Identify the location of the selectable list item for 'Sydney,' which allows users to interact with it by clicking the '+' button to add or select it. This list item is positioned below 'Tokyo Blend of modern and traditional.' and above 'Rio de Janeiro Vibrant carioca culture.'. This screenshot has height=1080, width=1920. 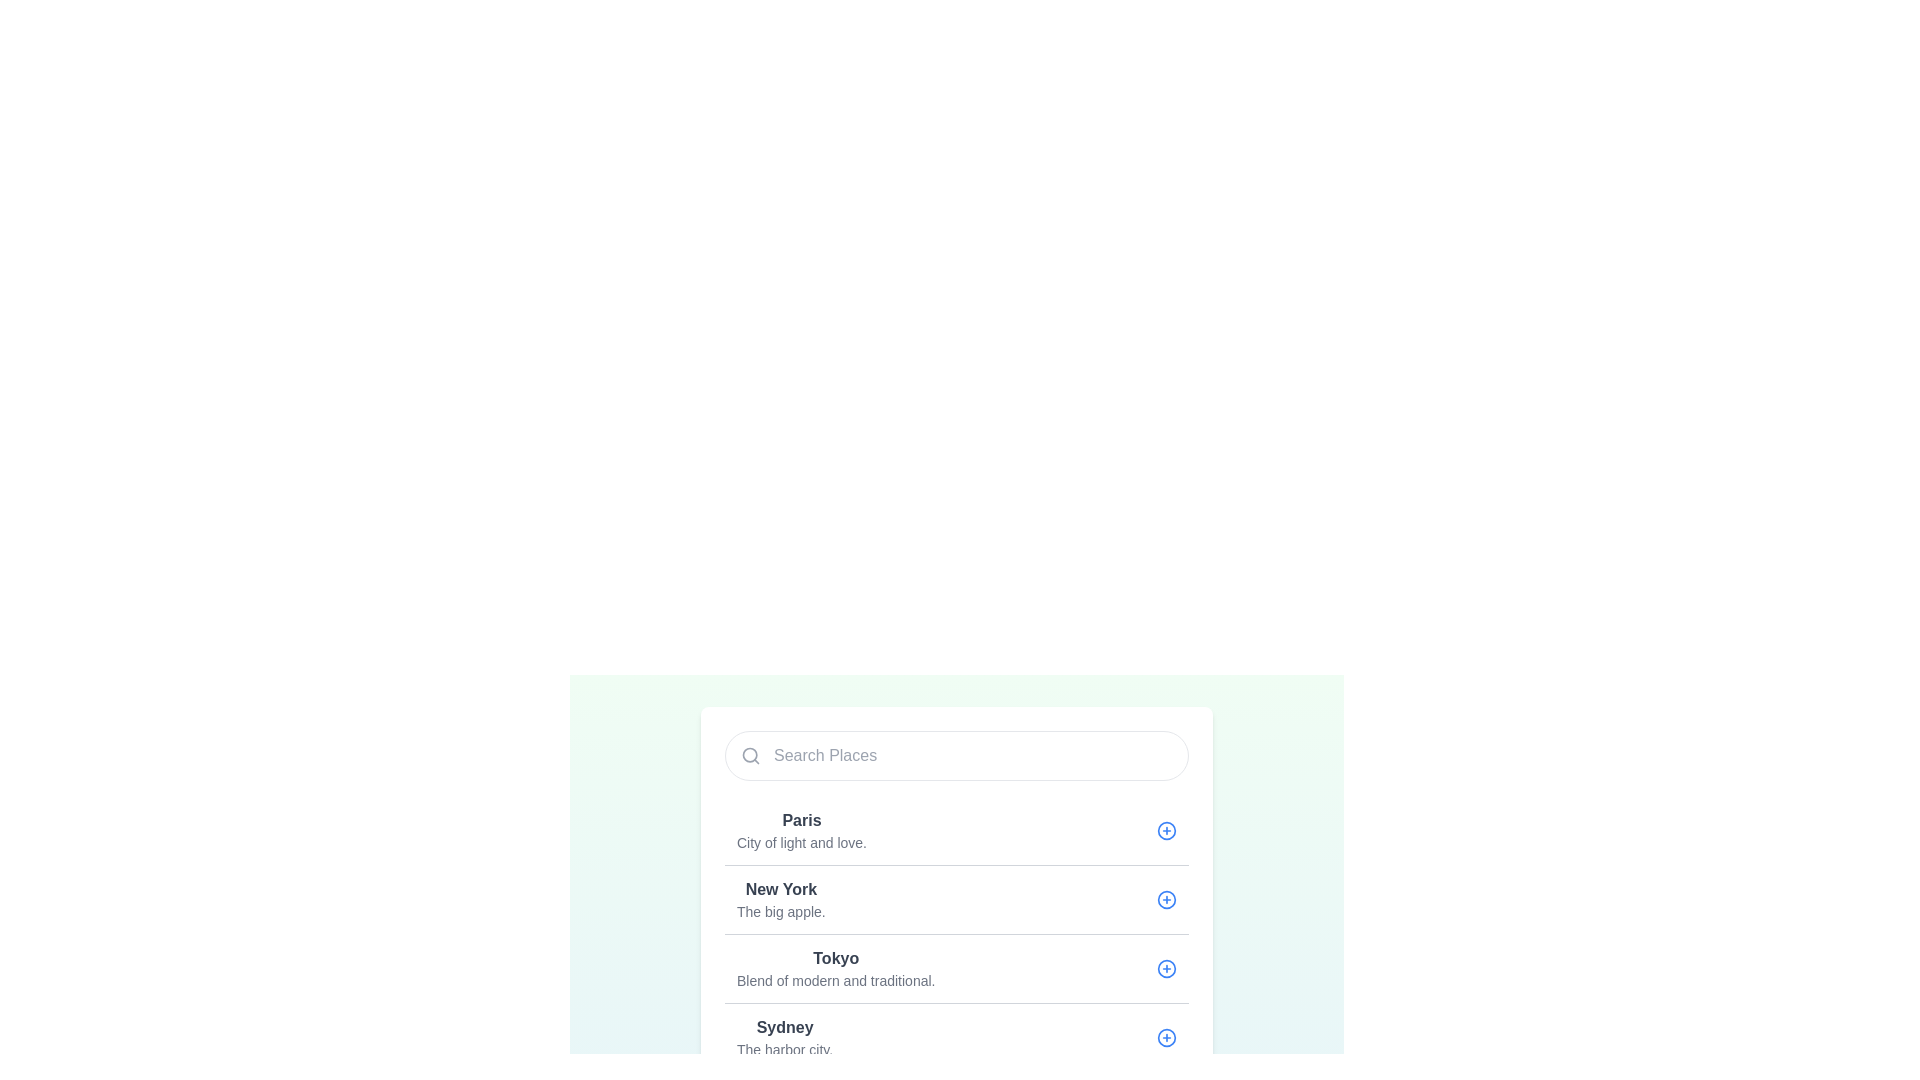
(955, 1036).